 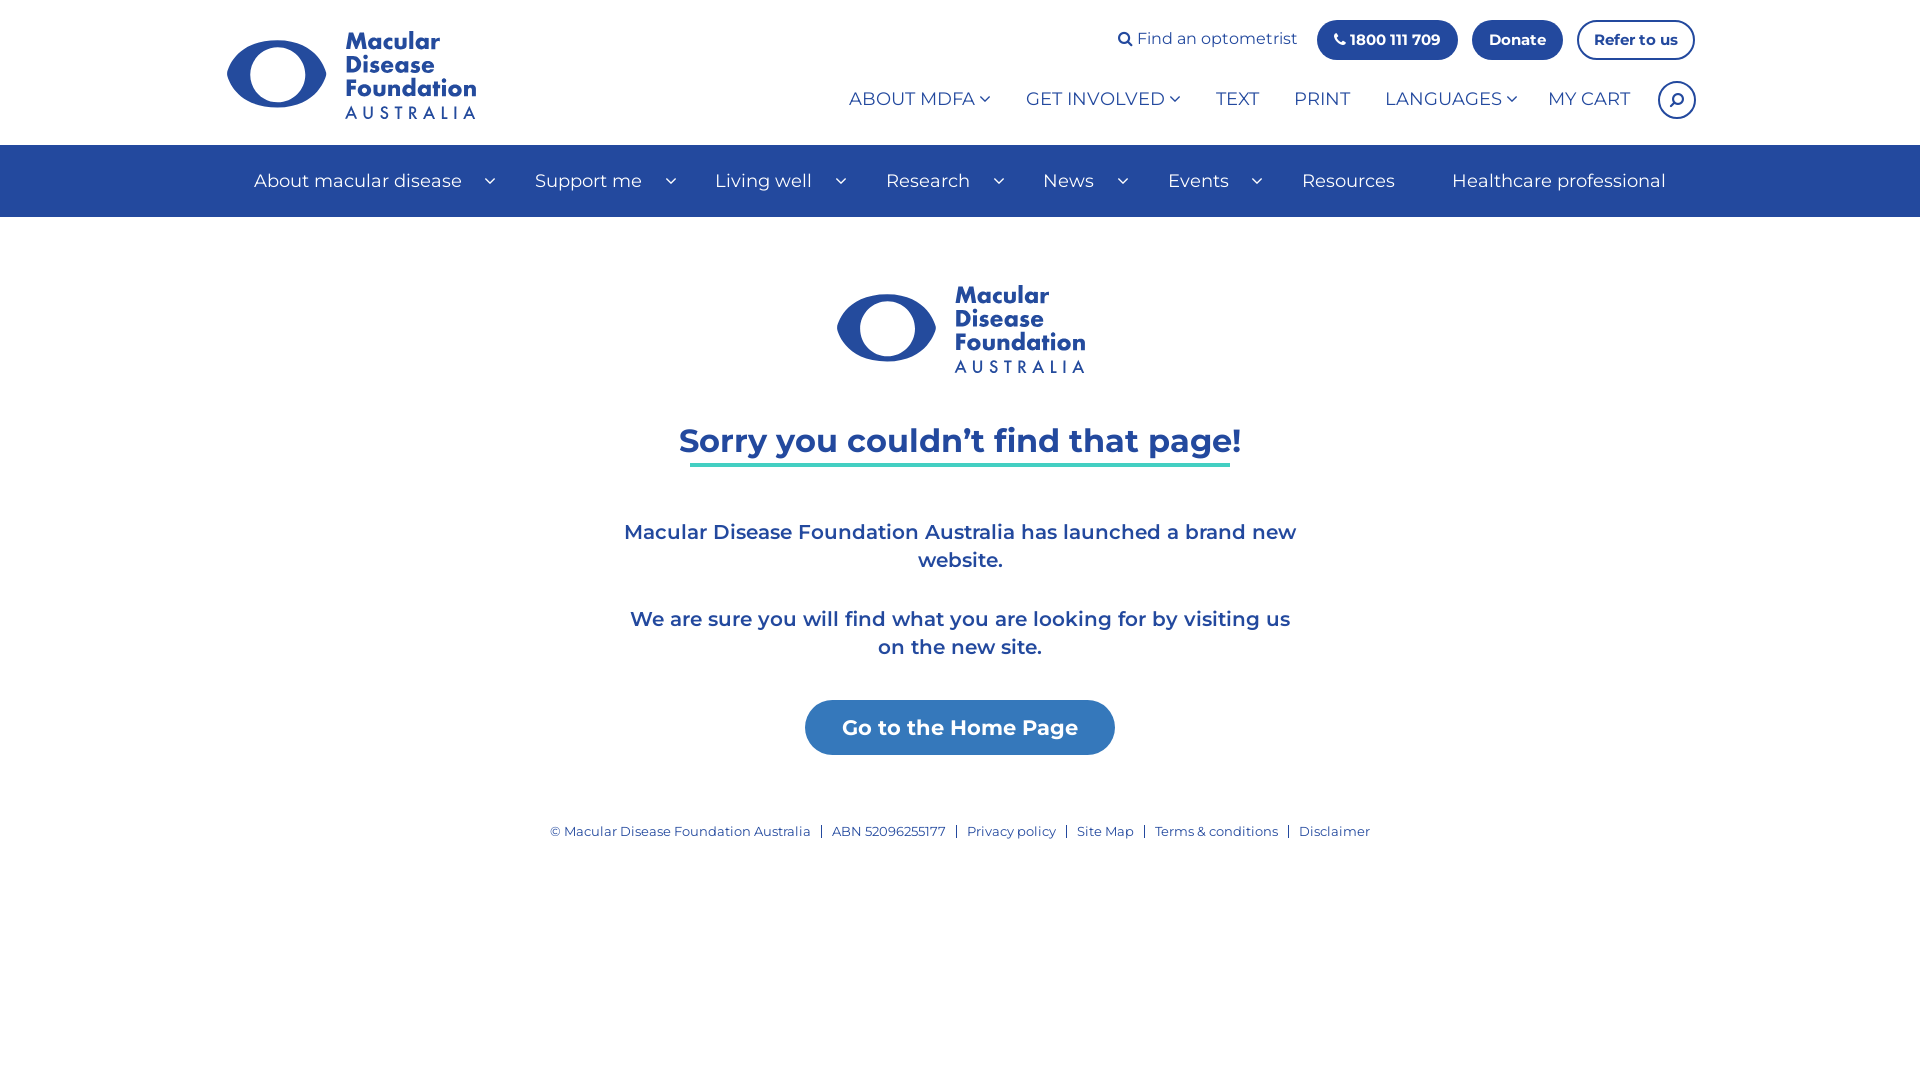 What do you see at coordinates (1011, 830) in the screenshot?
I see `'Privacy policy'` at bounding box center [1011, 830].